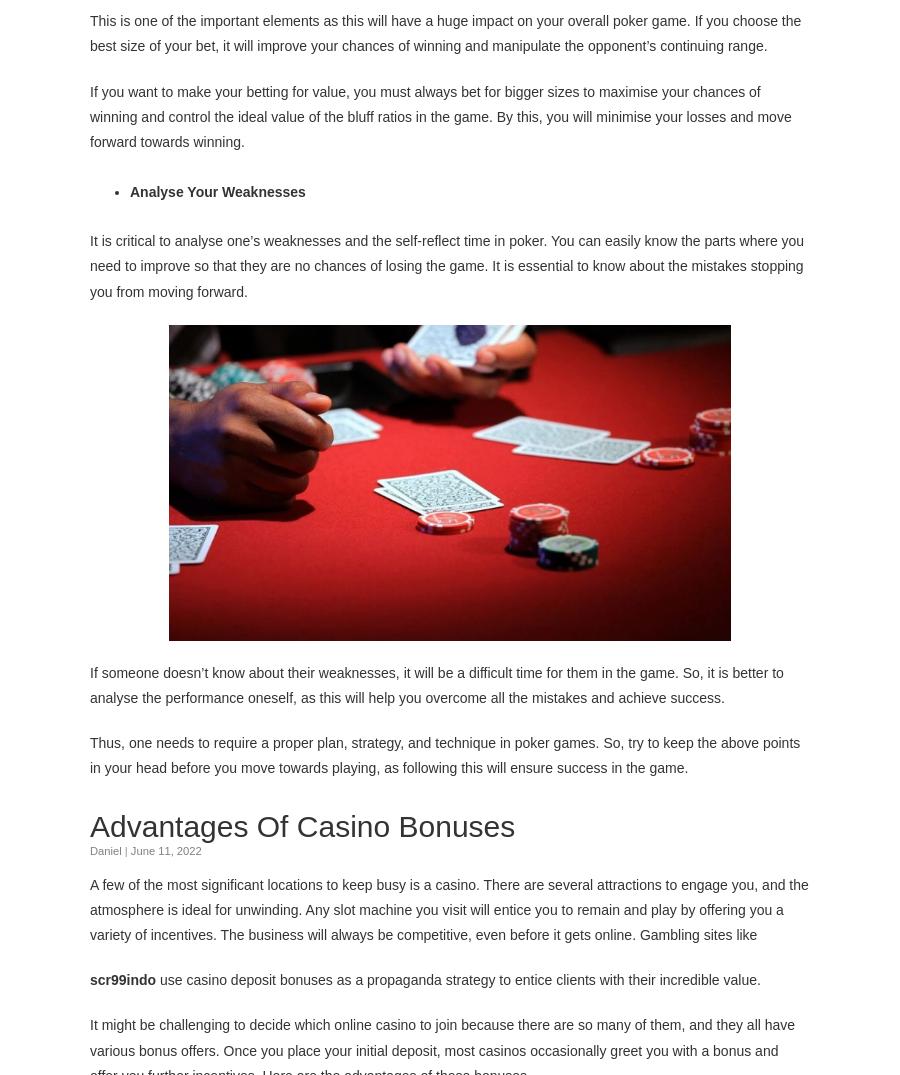  Describe the element at coordinates (160, 978) in the screenshot. I see `'use casino deposit bonuses as a propaganda strategy to entice clients with their incredible value.'` at that location.